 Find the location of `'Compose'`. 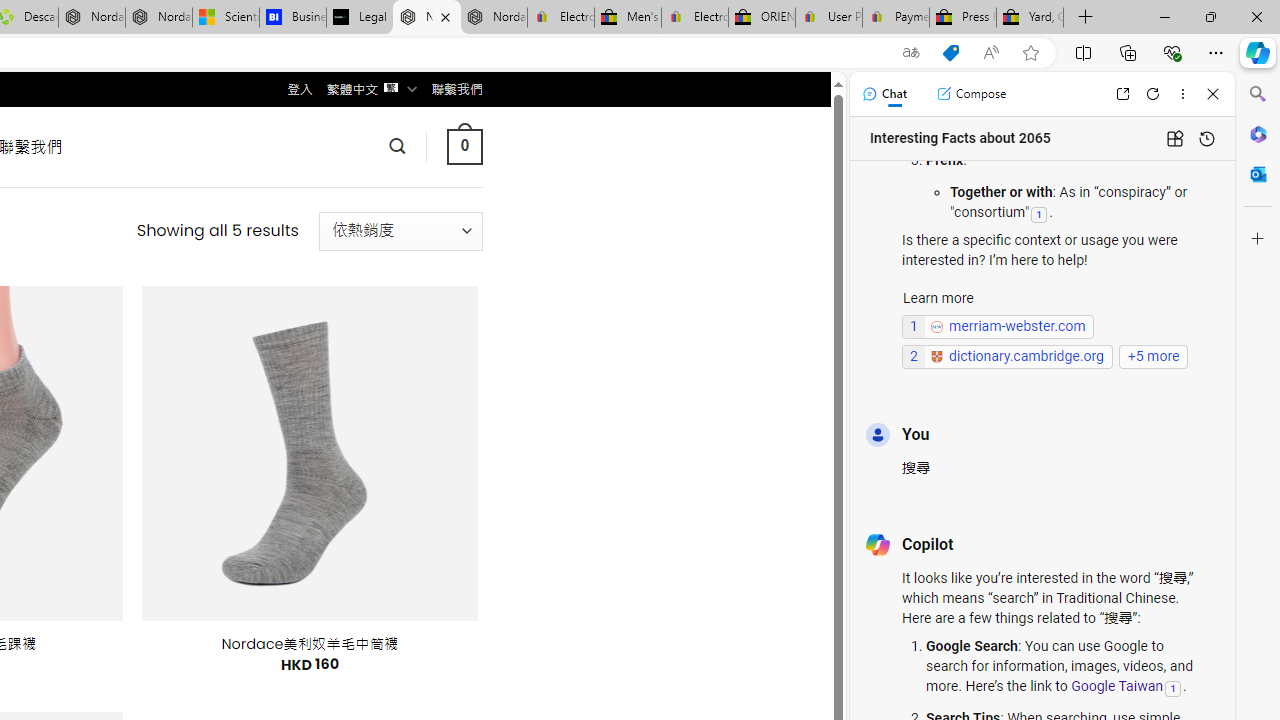

'Compose' is located at coordinates (971, 93).